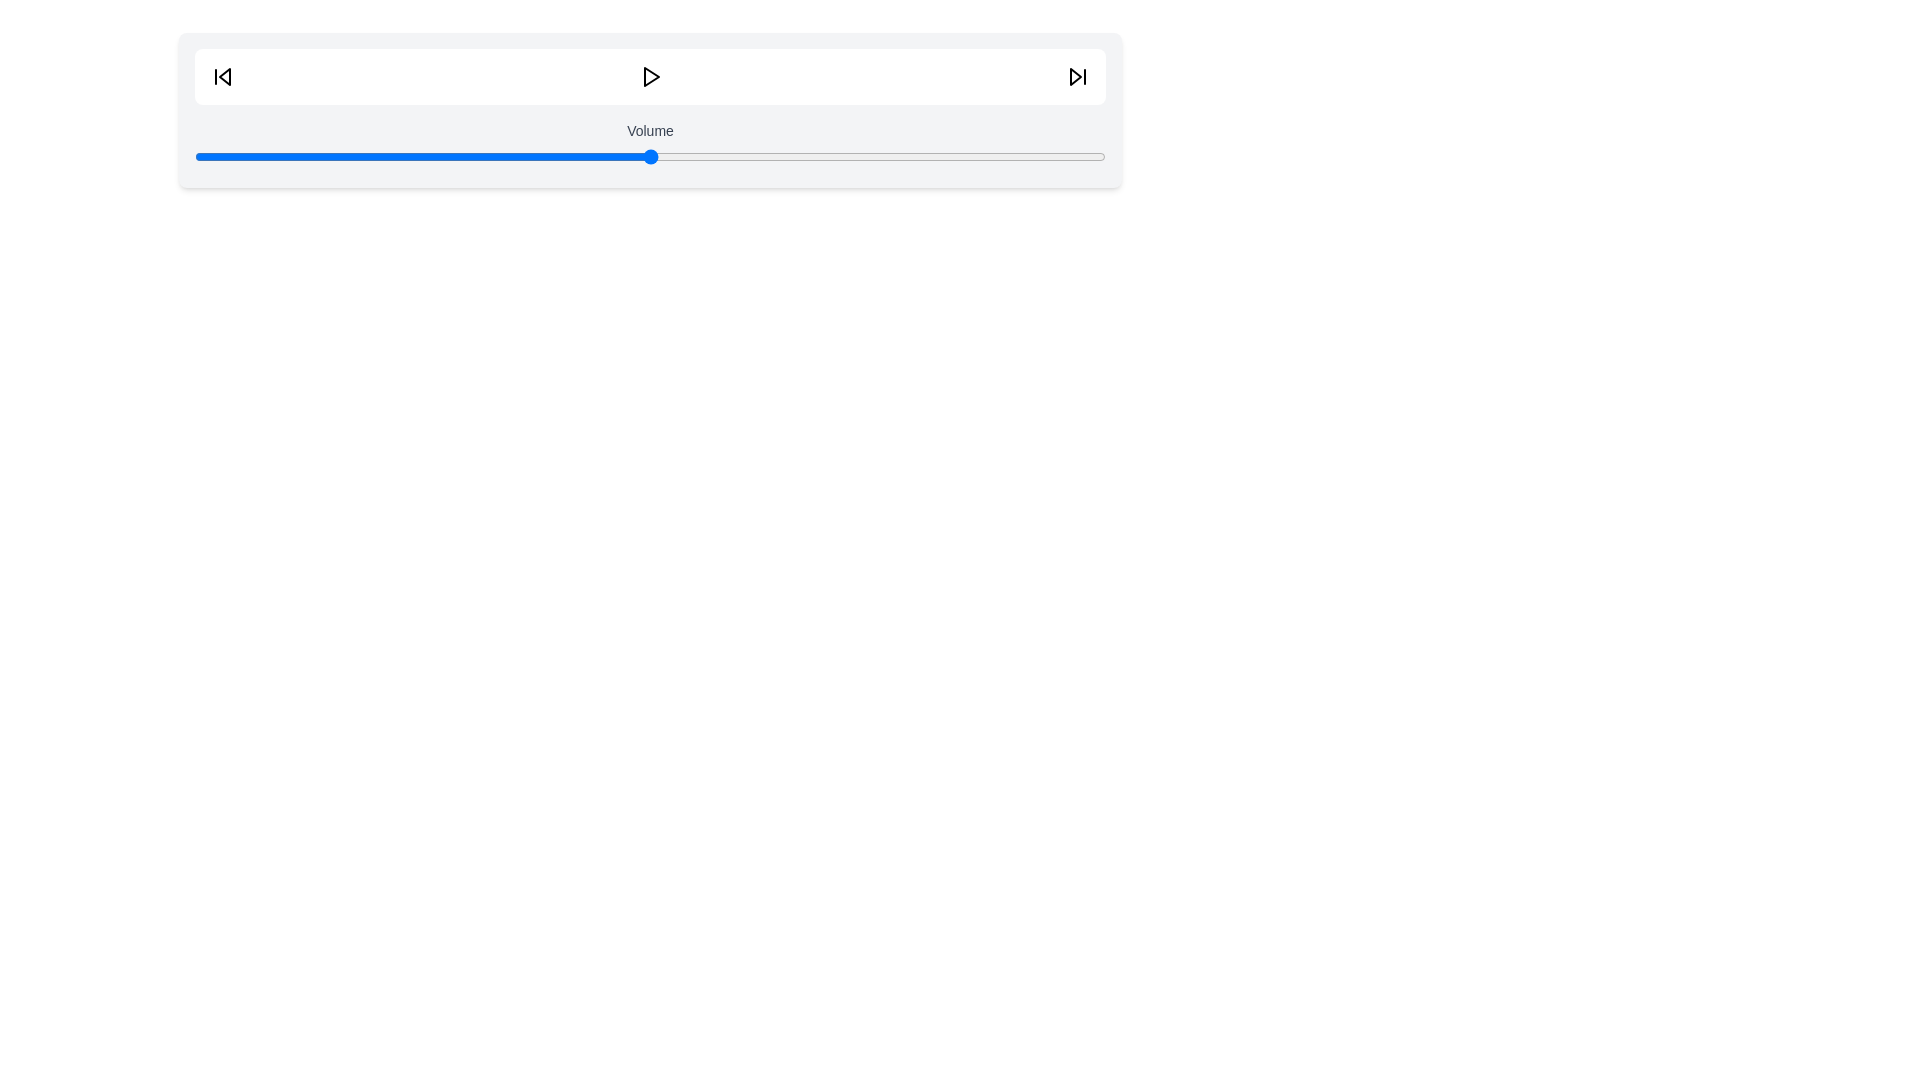  Describe the element at coordinates (776, 156) in the screenshot. I see `the volume level` at that location.